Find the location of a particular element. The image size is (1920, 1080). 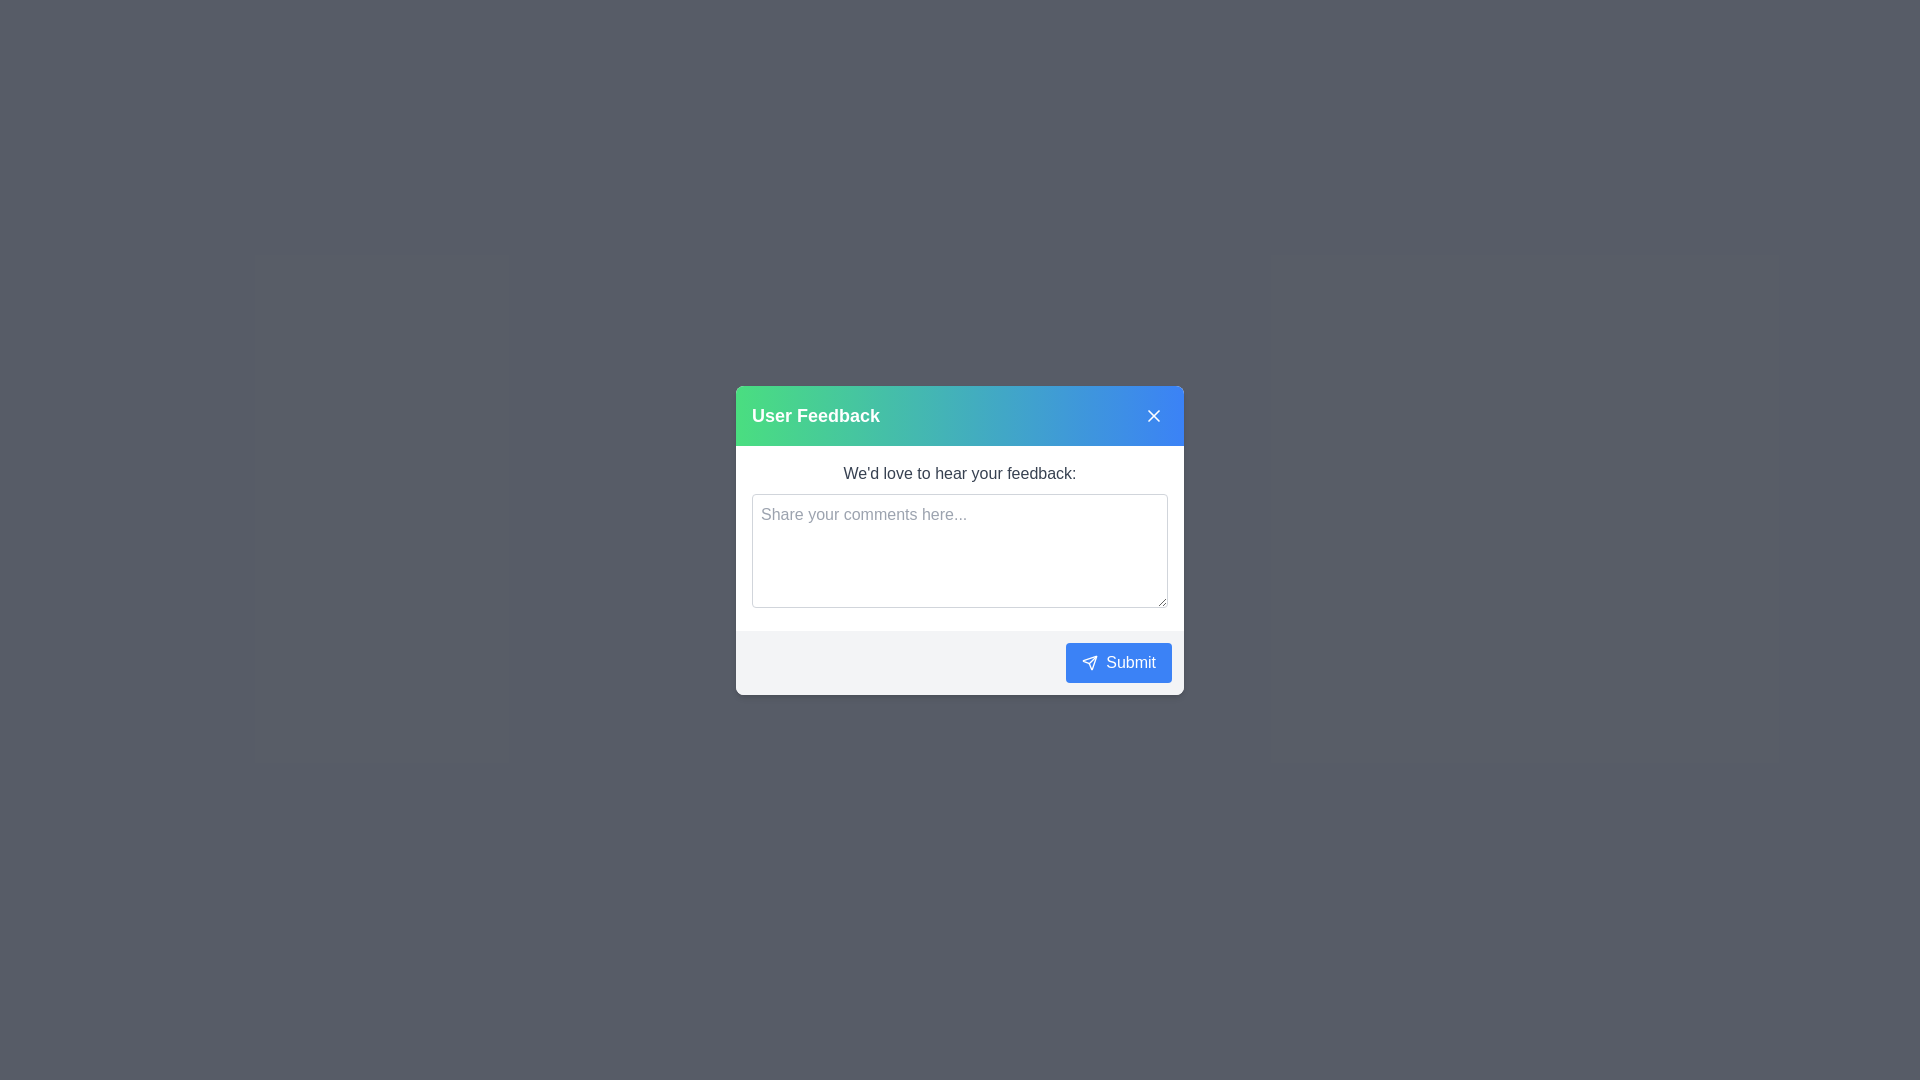

the icon located to the left of the 'Submit' text label within the 'Submit' button at the bottom-right corner of the feedback form is located at coordinates (1089, 662).